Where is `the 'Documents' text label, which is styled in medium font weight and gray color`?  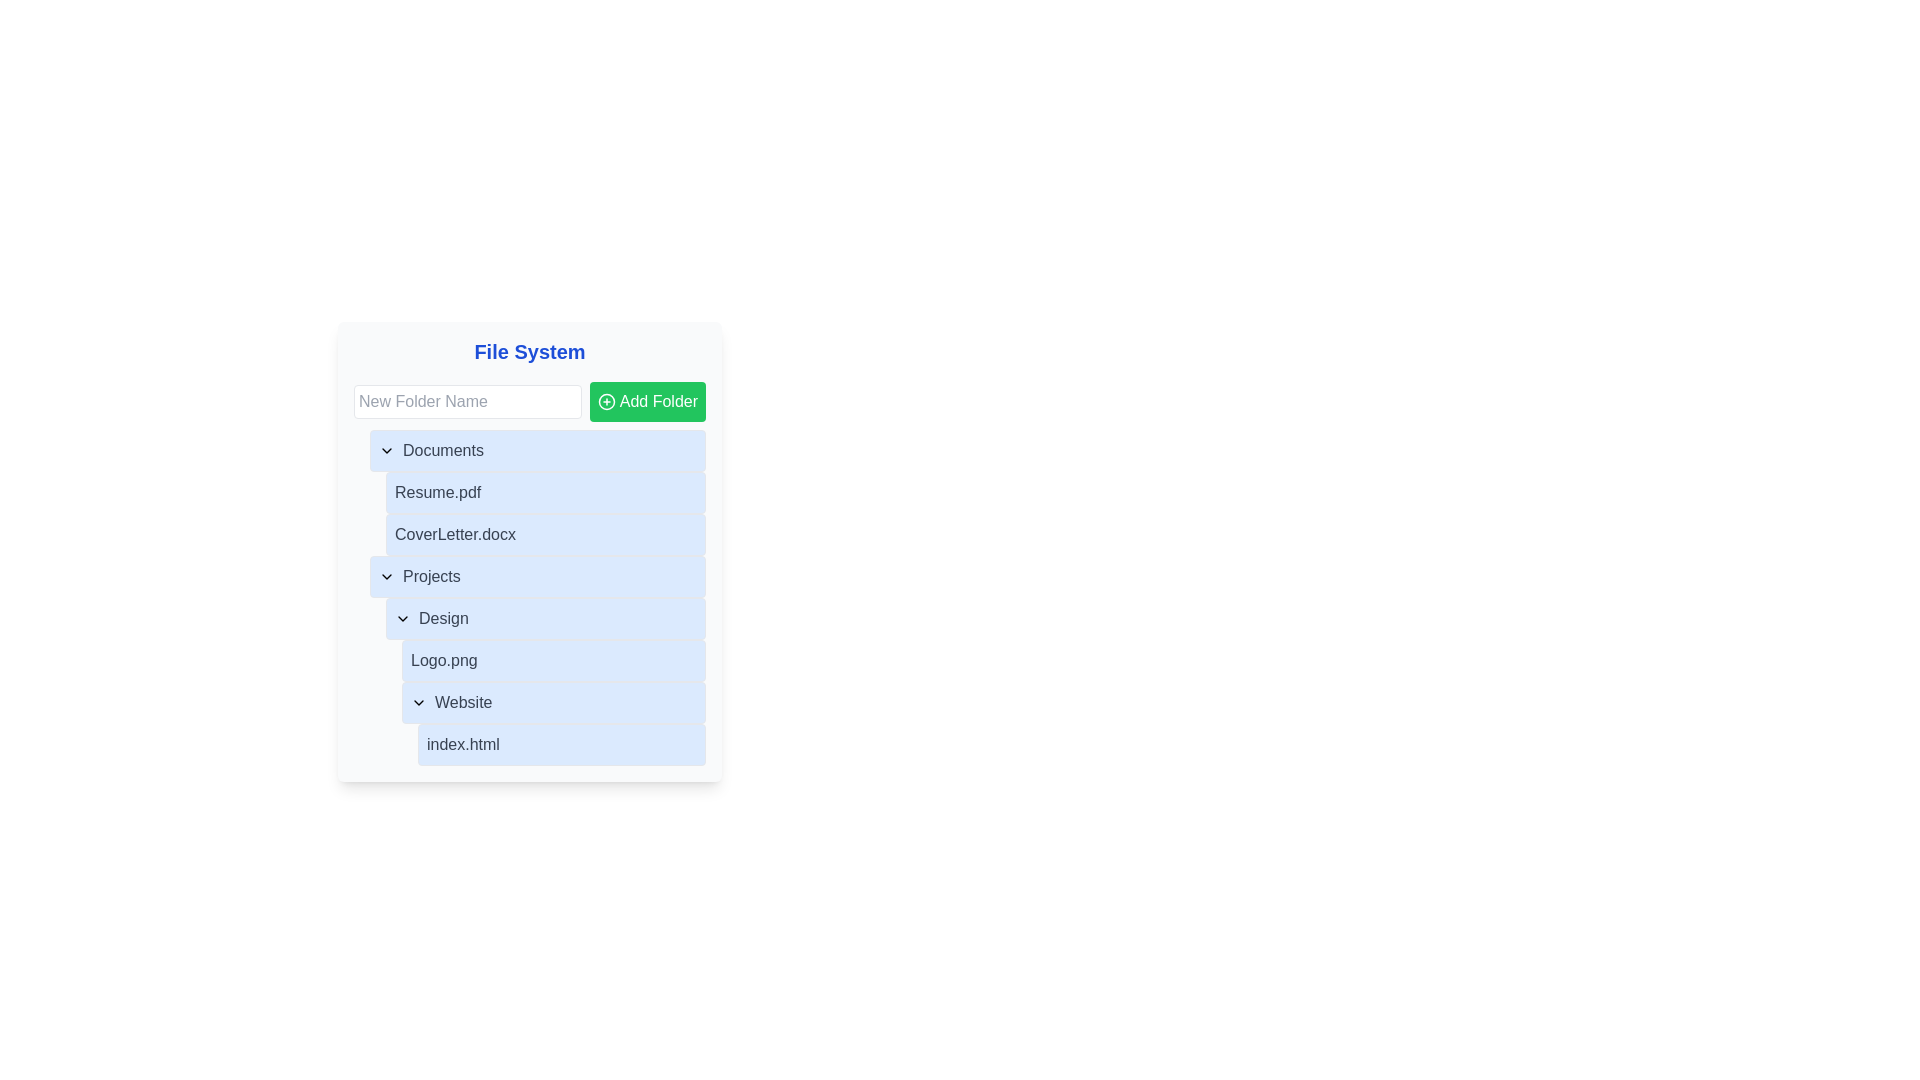 the 'Documents' text label, which is styled in medium font weight and gray color is located at coordinates (442, 451).